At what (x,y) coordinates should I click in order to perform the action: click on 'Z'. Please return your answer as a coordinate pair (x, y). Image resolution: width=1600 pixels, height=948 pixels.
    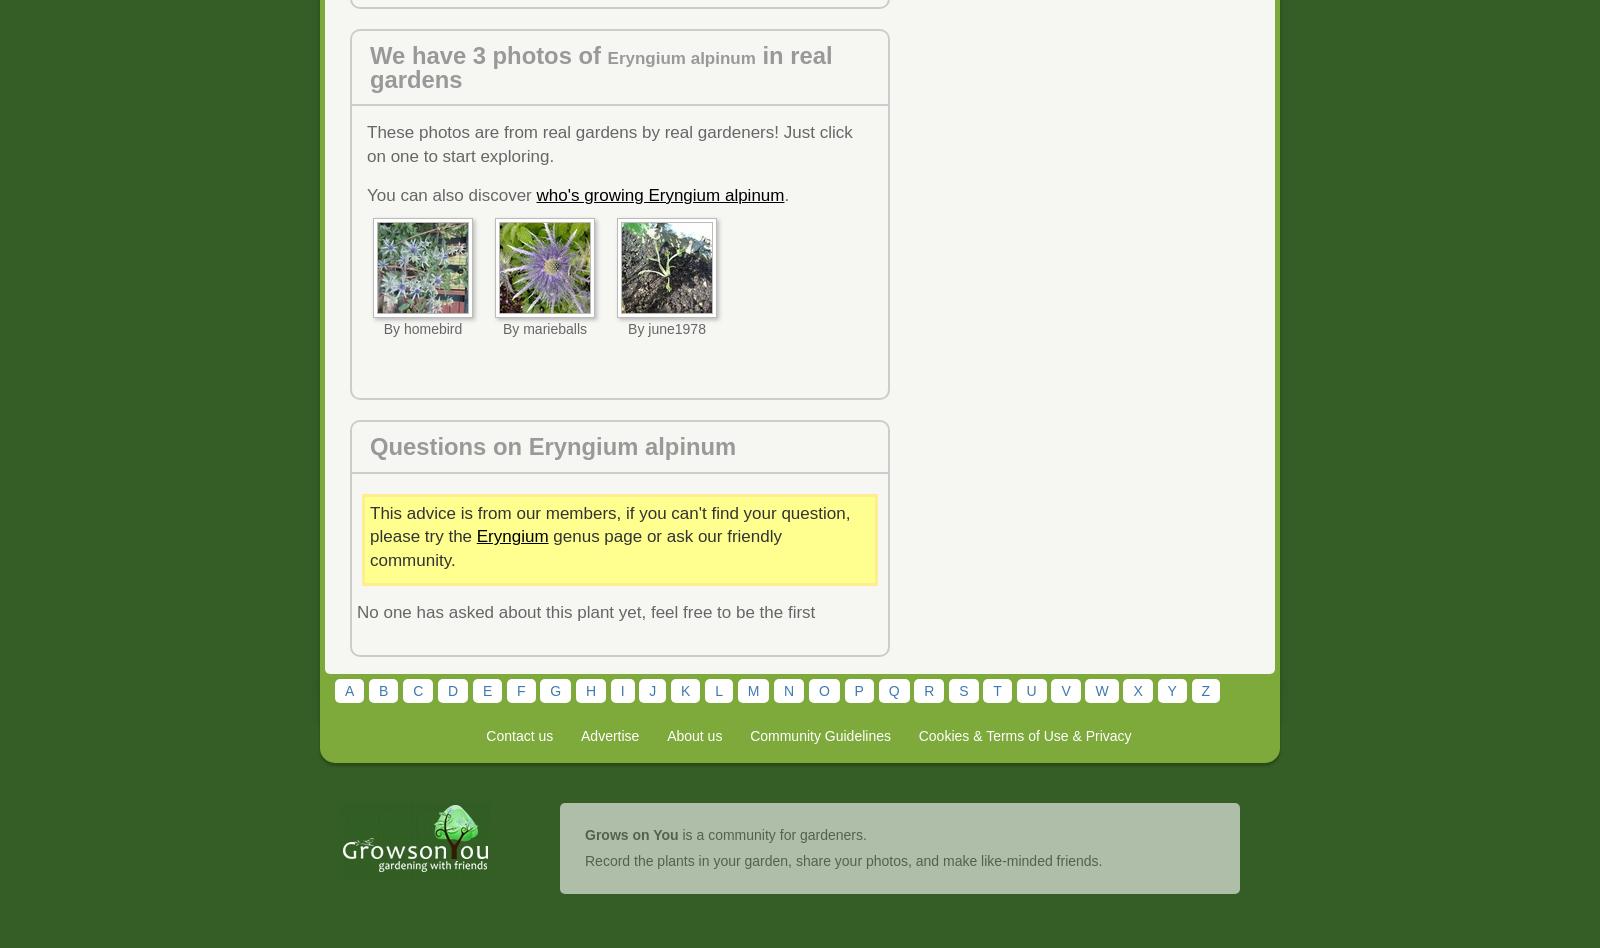
    Looking at the image, I should click on (1204, 688).